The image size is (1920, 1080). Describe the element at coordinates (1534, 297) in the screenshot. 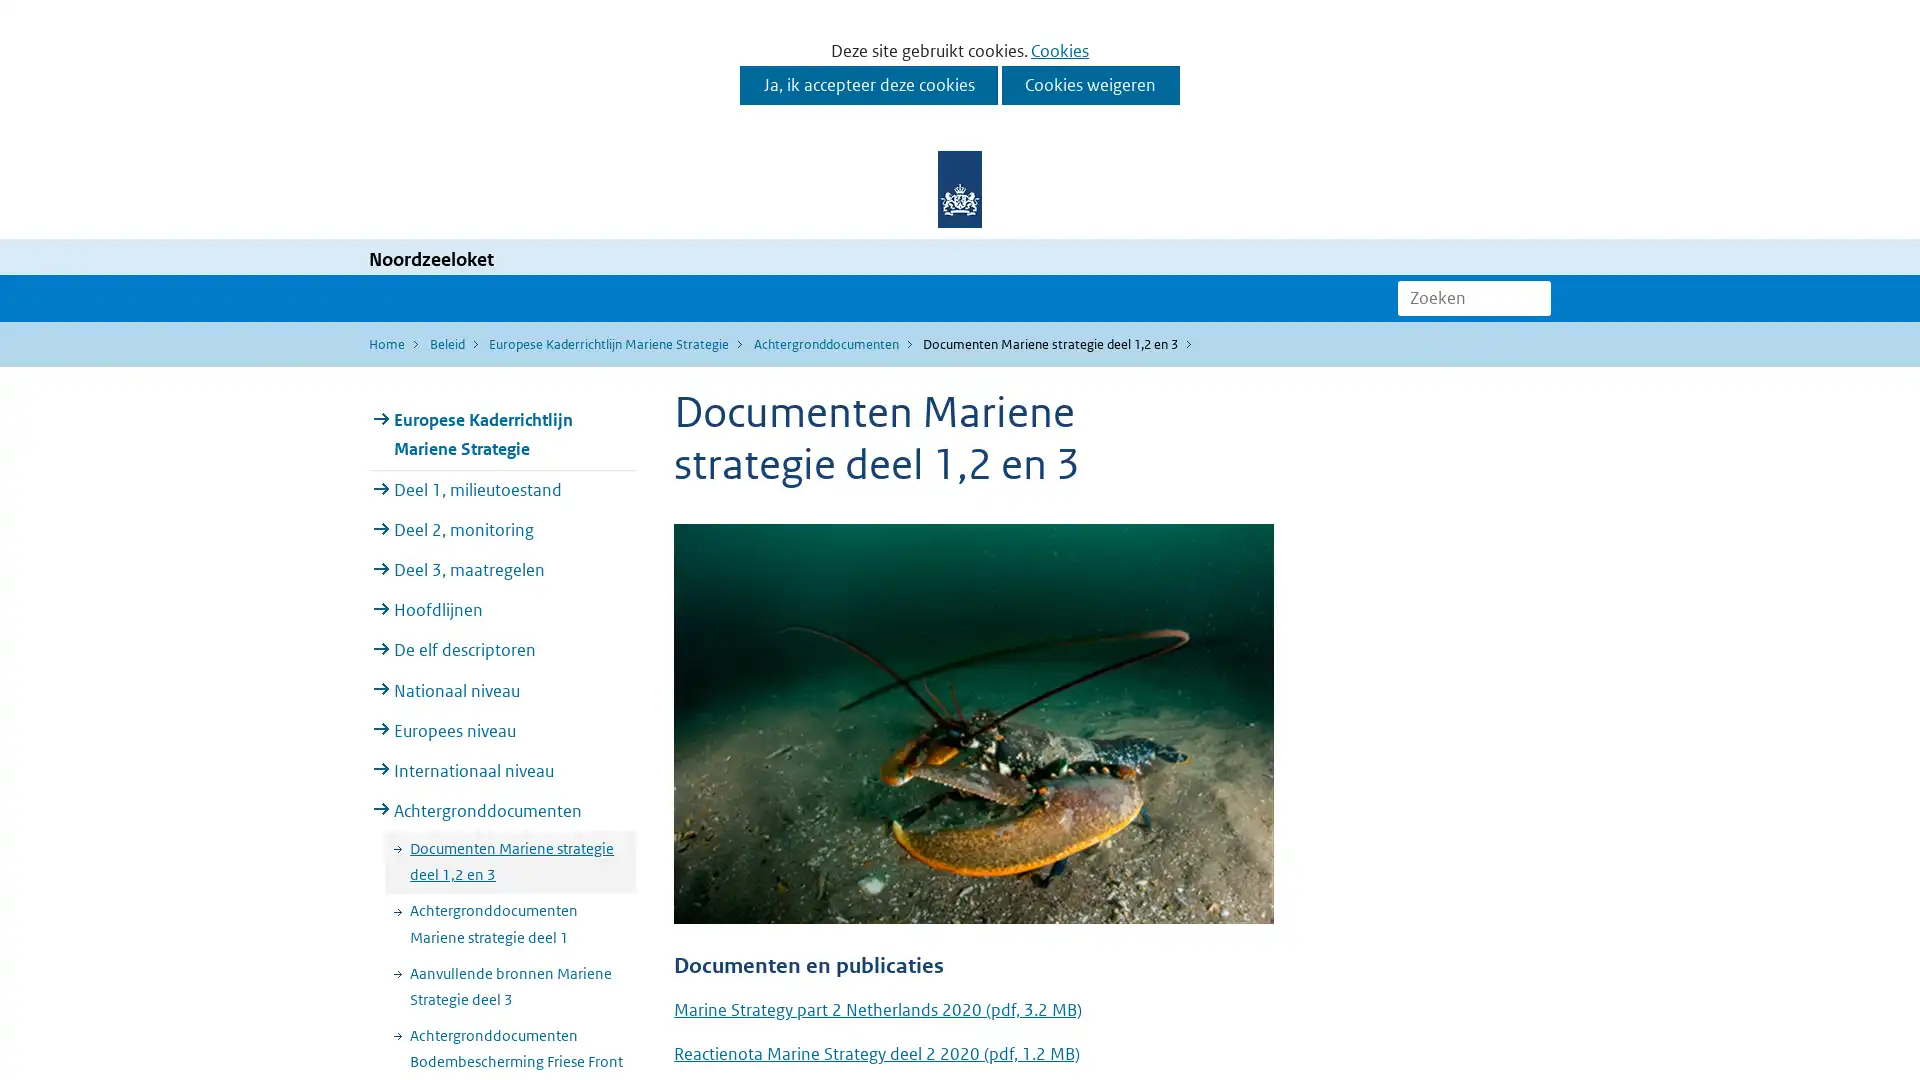

I see `Zoeken` at that location.